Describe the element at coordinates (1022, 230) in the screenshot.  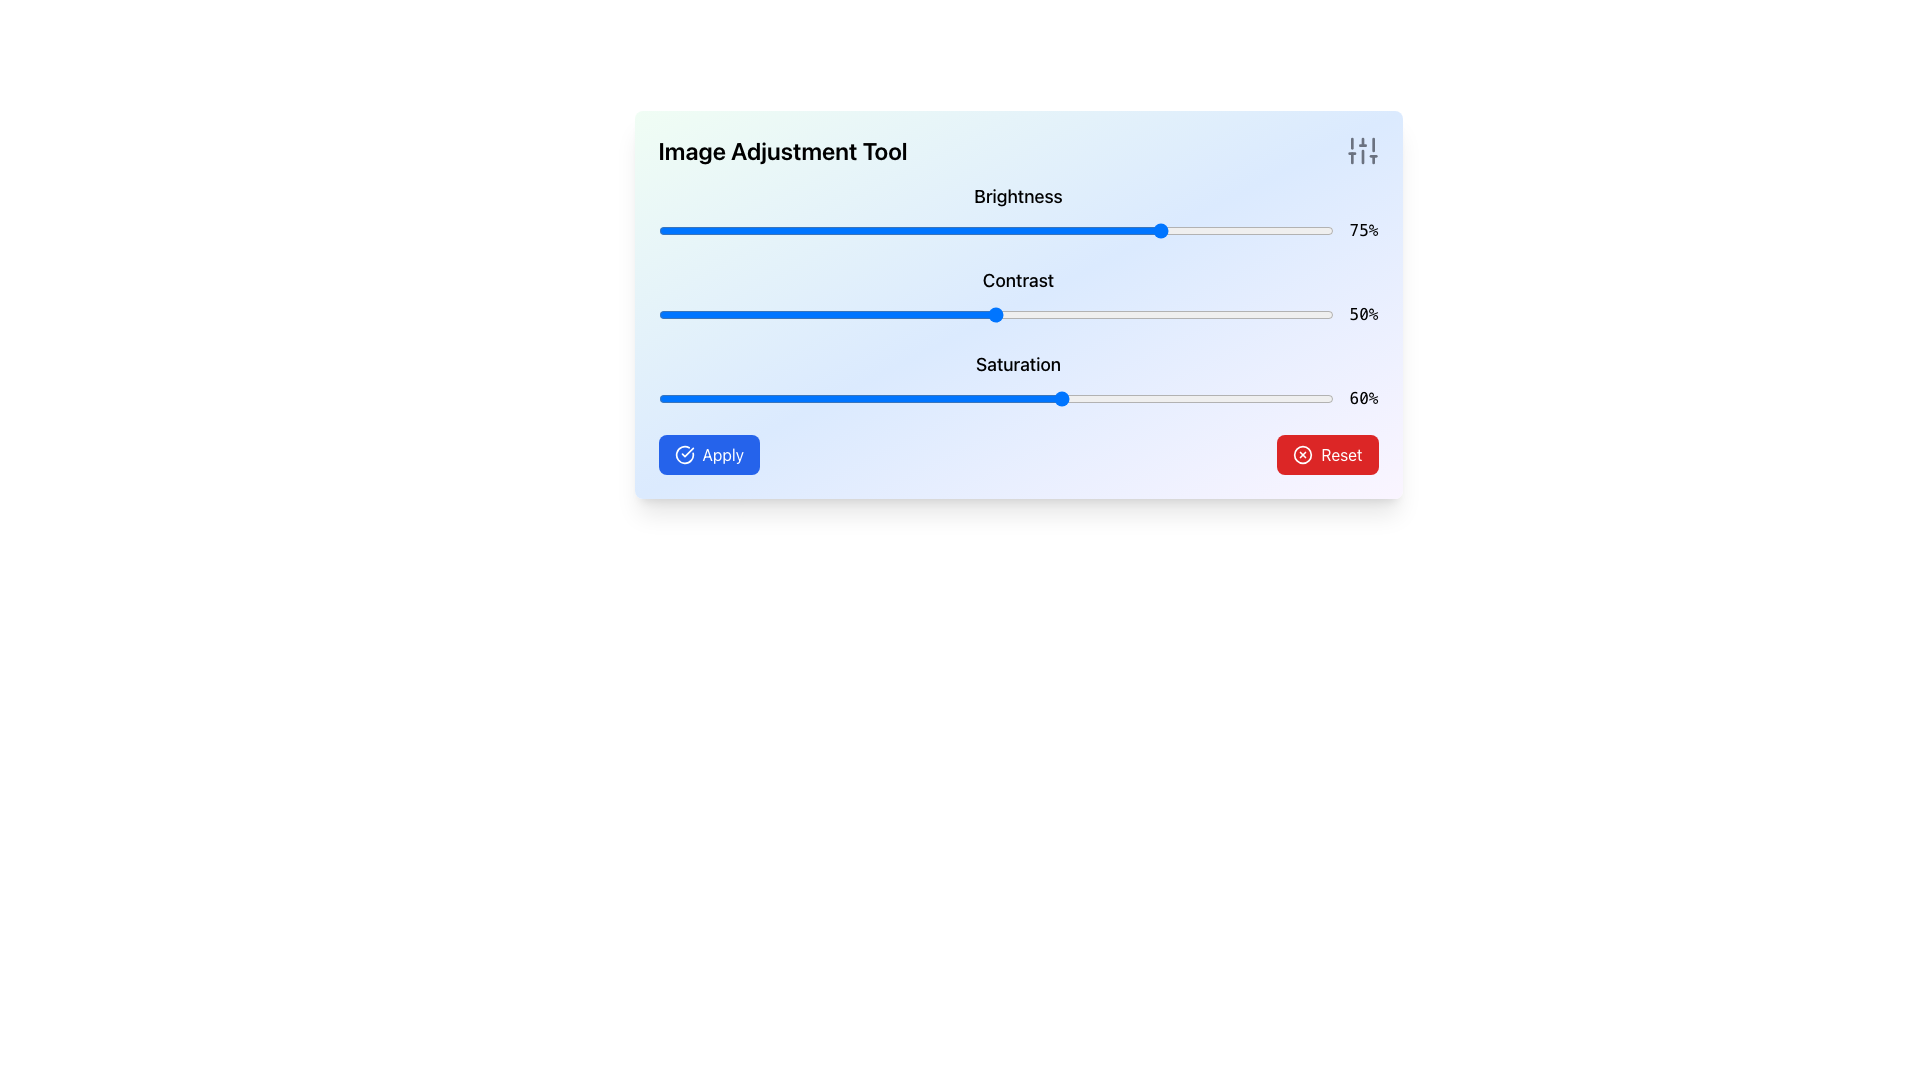
I see `the brightness` at that location.